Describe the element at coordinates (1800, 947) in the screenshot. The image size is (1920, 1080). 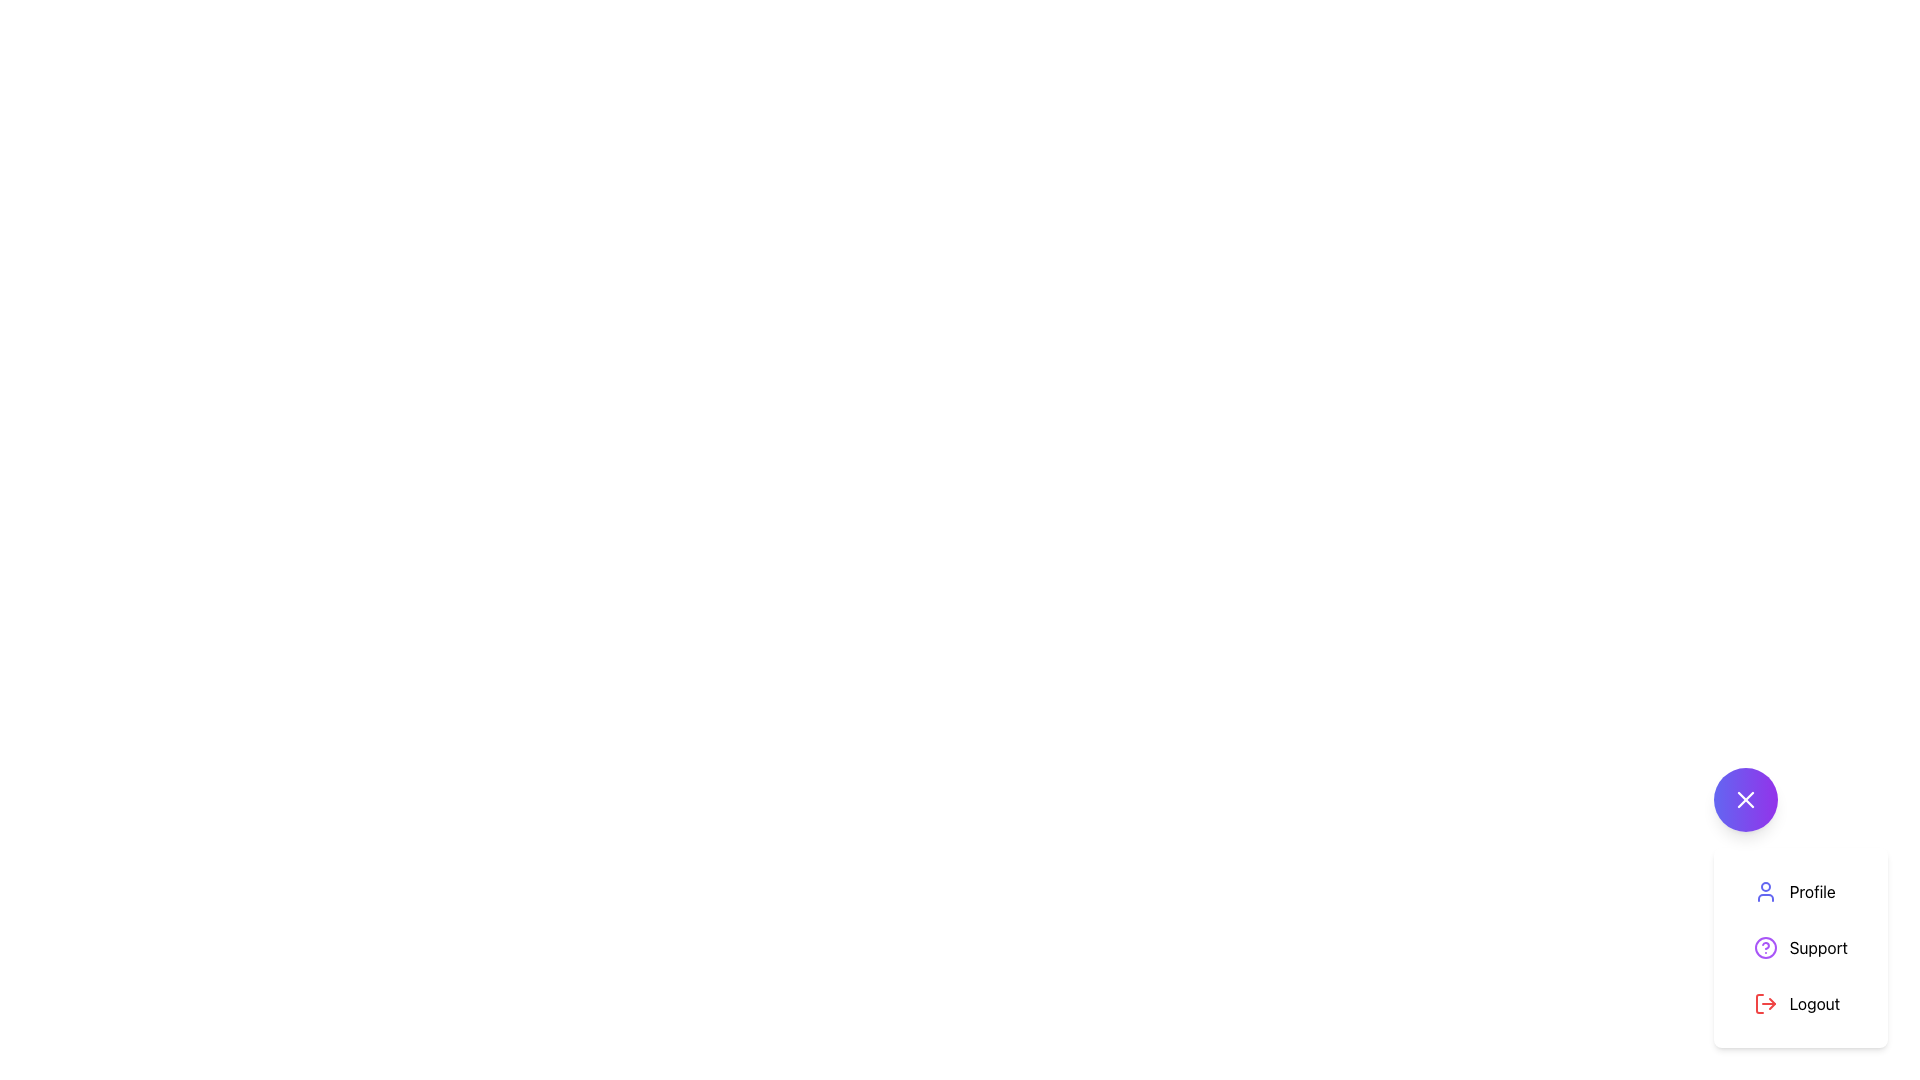
I see `the 'Support' menu item, which is the second option in the vertical menu located at the bottom-right of the interface` at that location.